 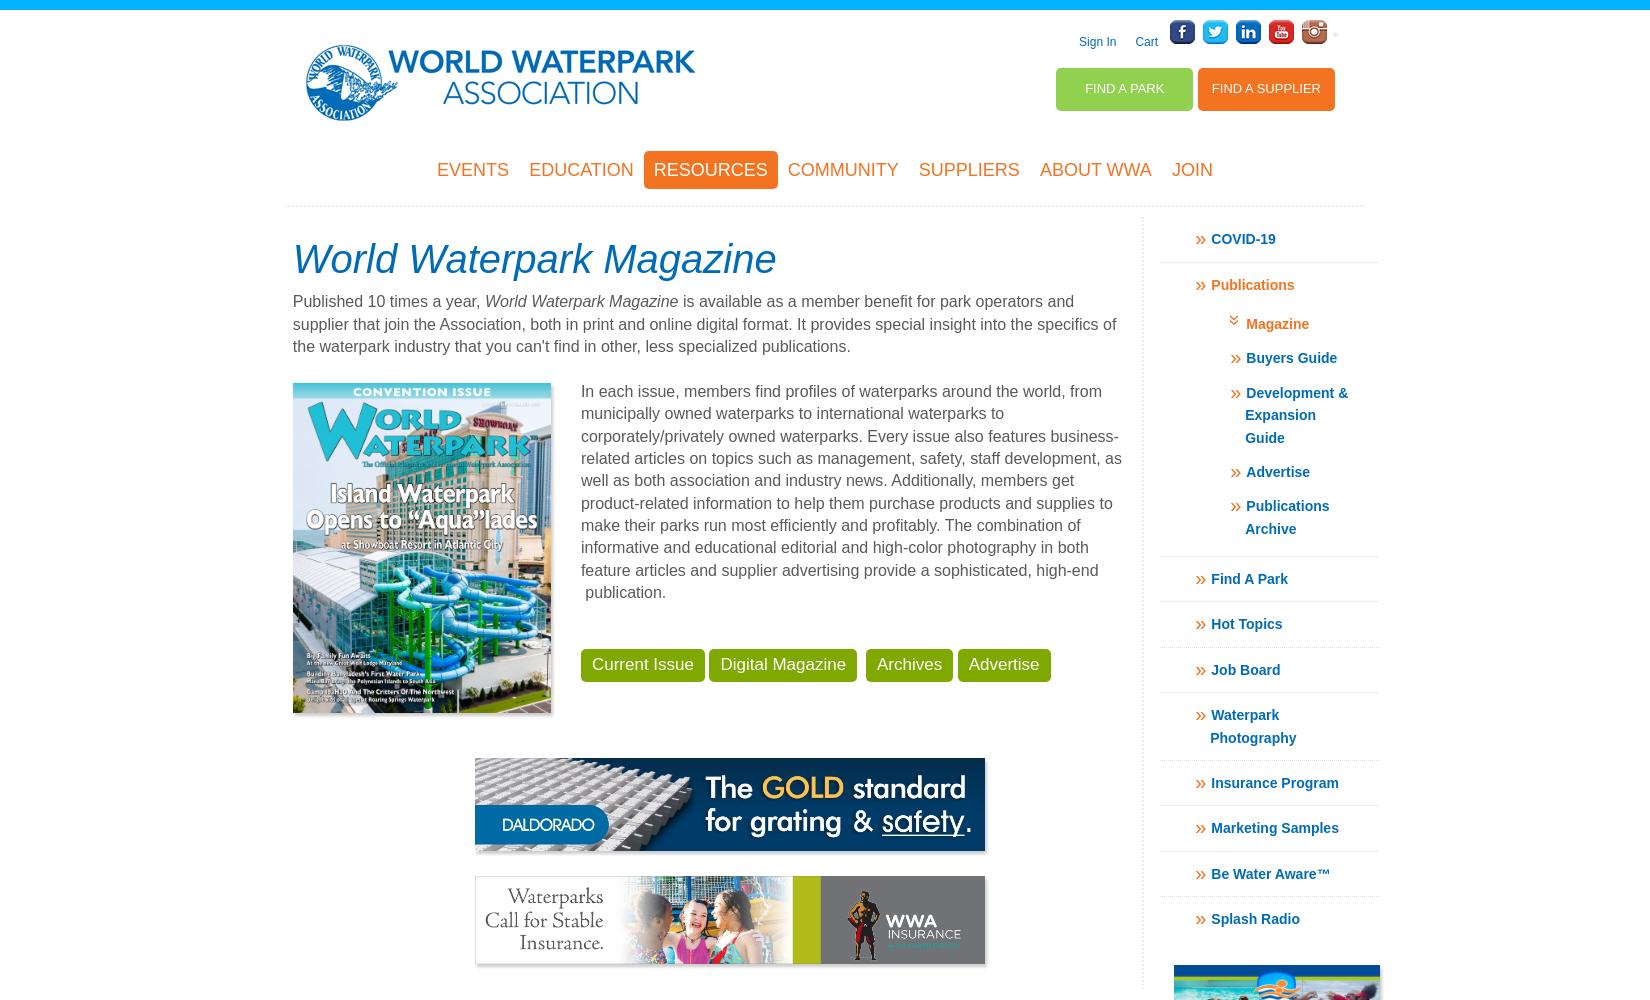 I want to click on 'is available as a member benefit for park operators and supplier that join the Association, both in print and online digital format. It provides special insight into the specifics of the waterpark industry that you can't find in other, less specialized publications.', so click(x=703, y=322).